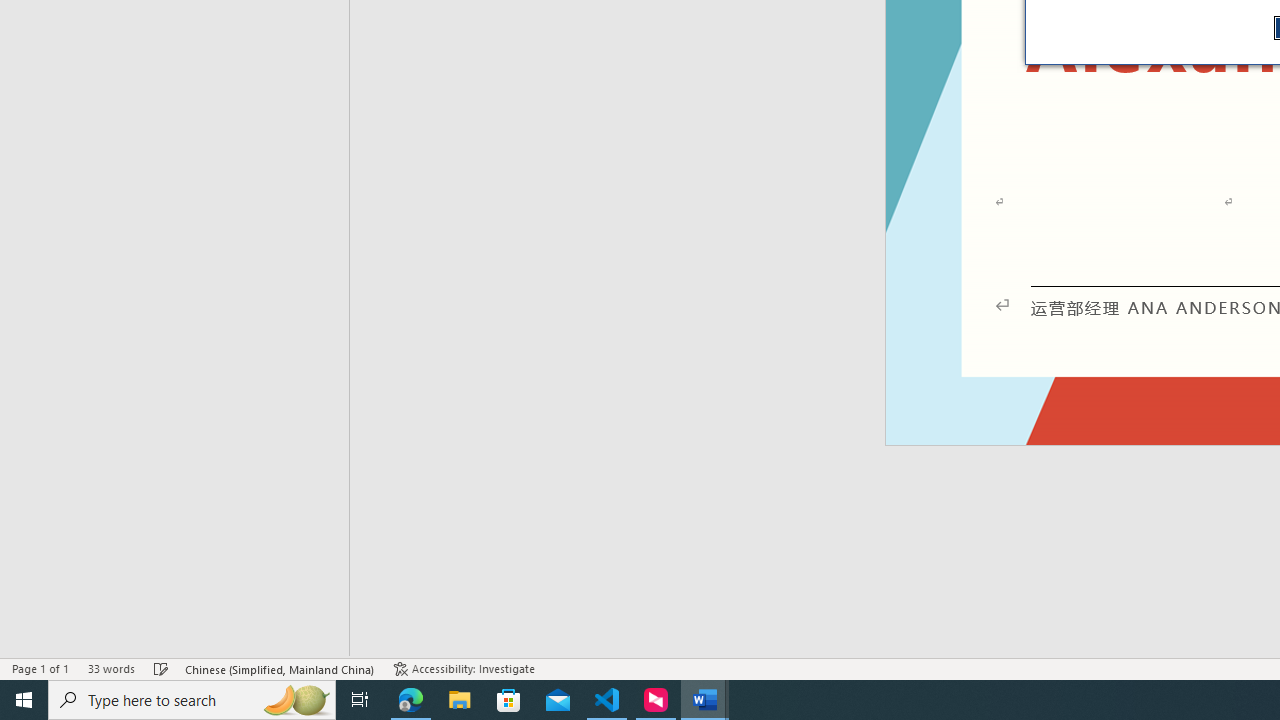 The height and width of the screenshot is (720, 1280). I want to click on 'Page Number Page 1 of 1', so click(40, 669).